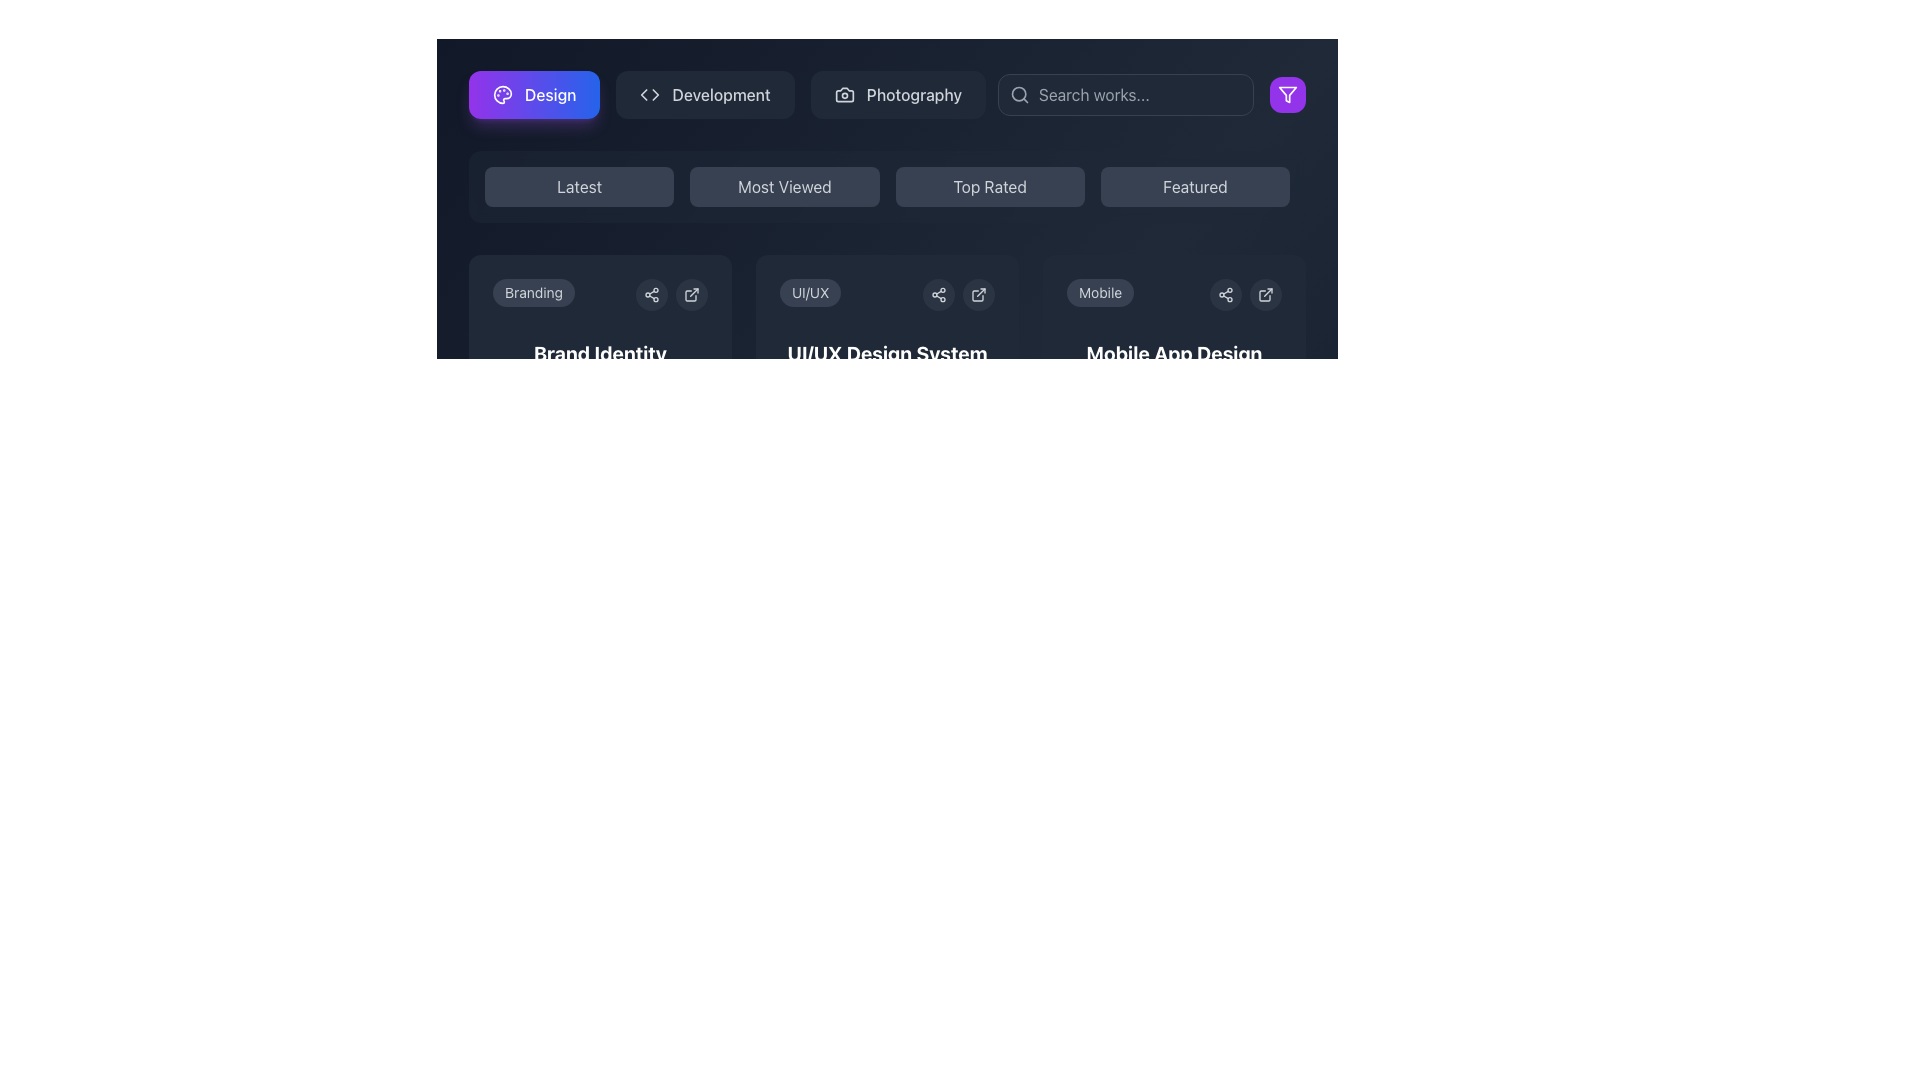 The image size is (1920, 1080). What do you see at coordinates (652, 294) in the screenshot?
I see `the Share button icon located in the upper right corner of the card-like widget` at bounding box center [652, 294].